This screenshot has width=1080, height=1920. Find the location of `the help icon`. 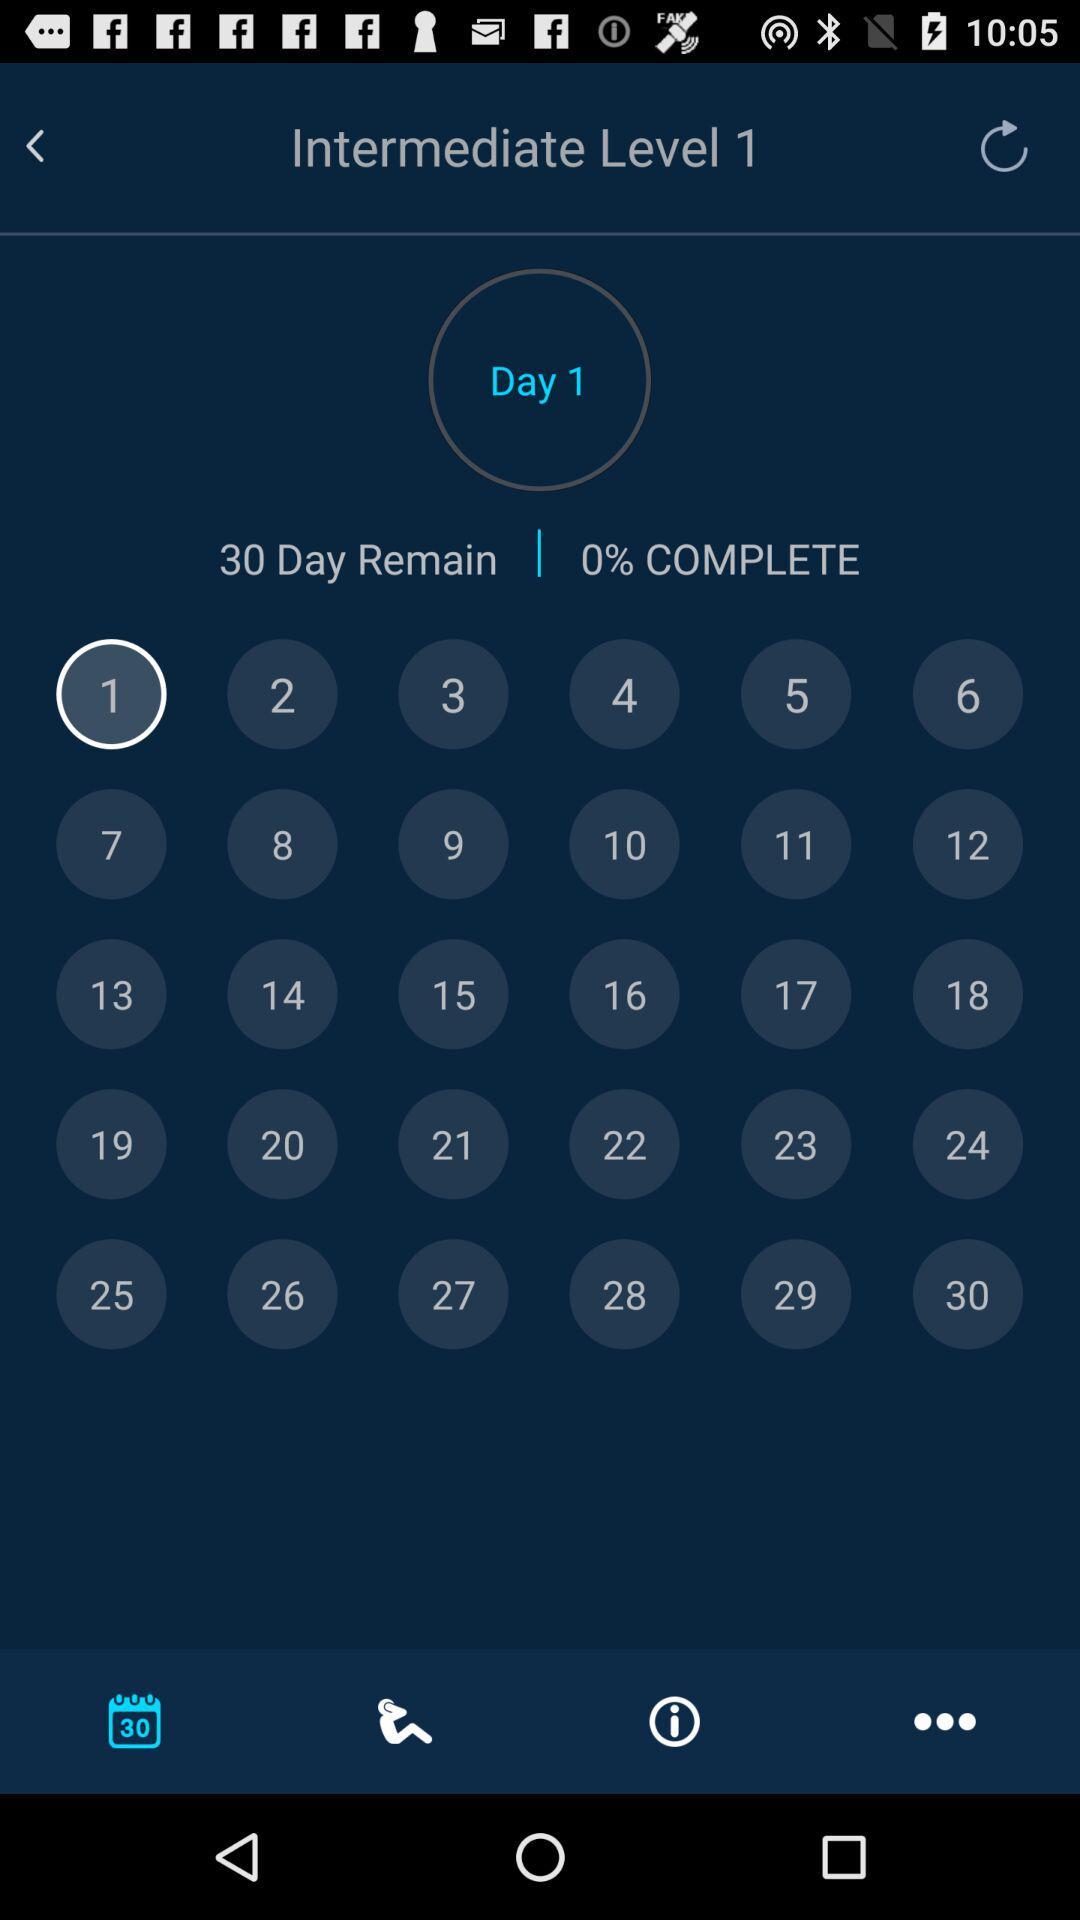

the help icon is located at coordinates (282, 741).